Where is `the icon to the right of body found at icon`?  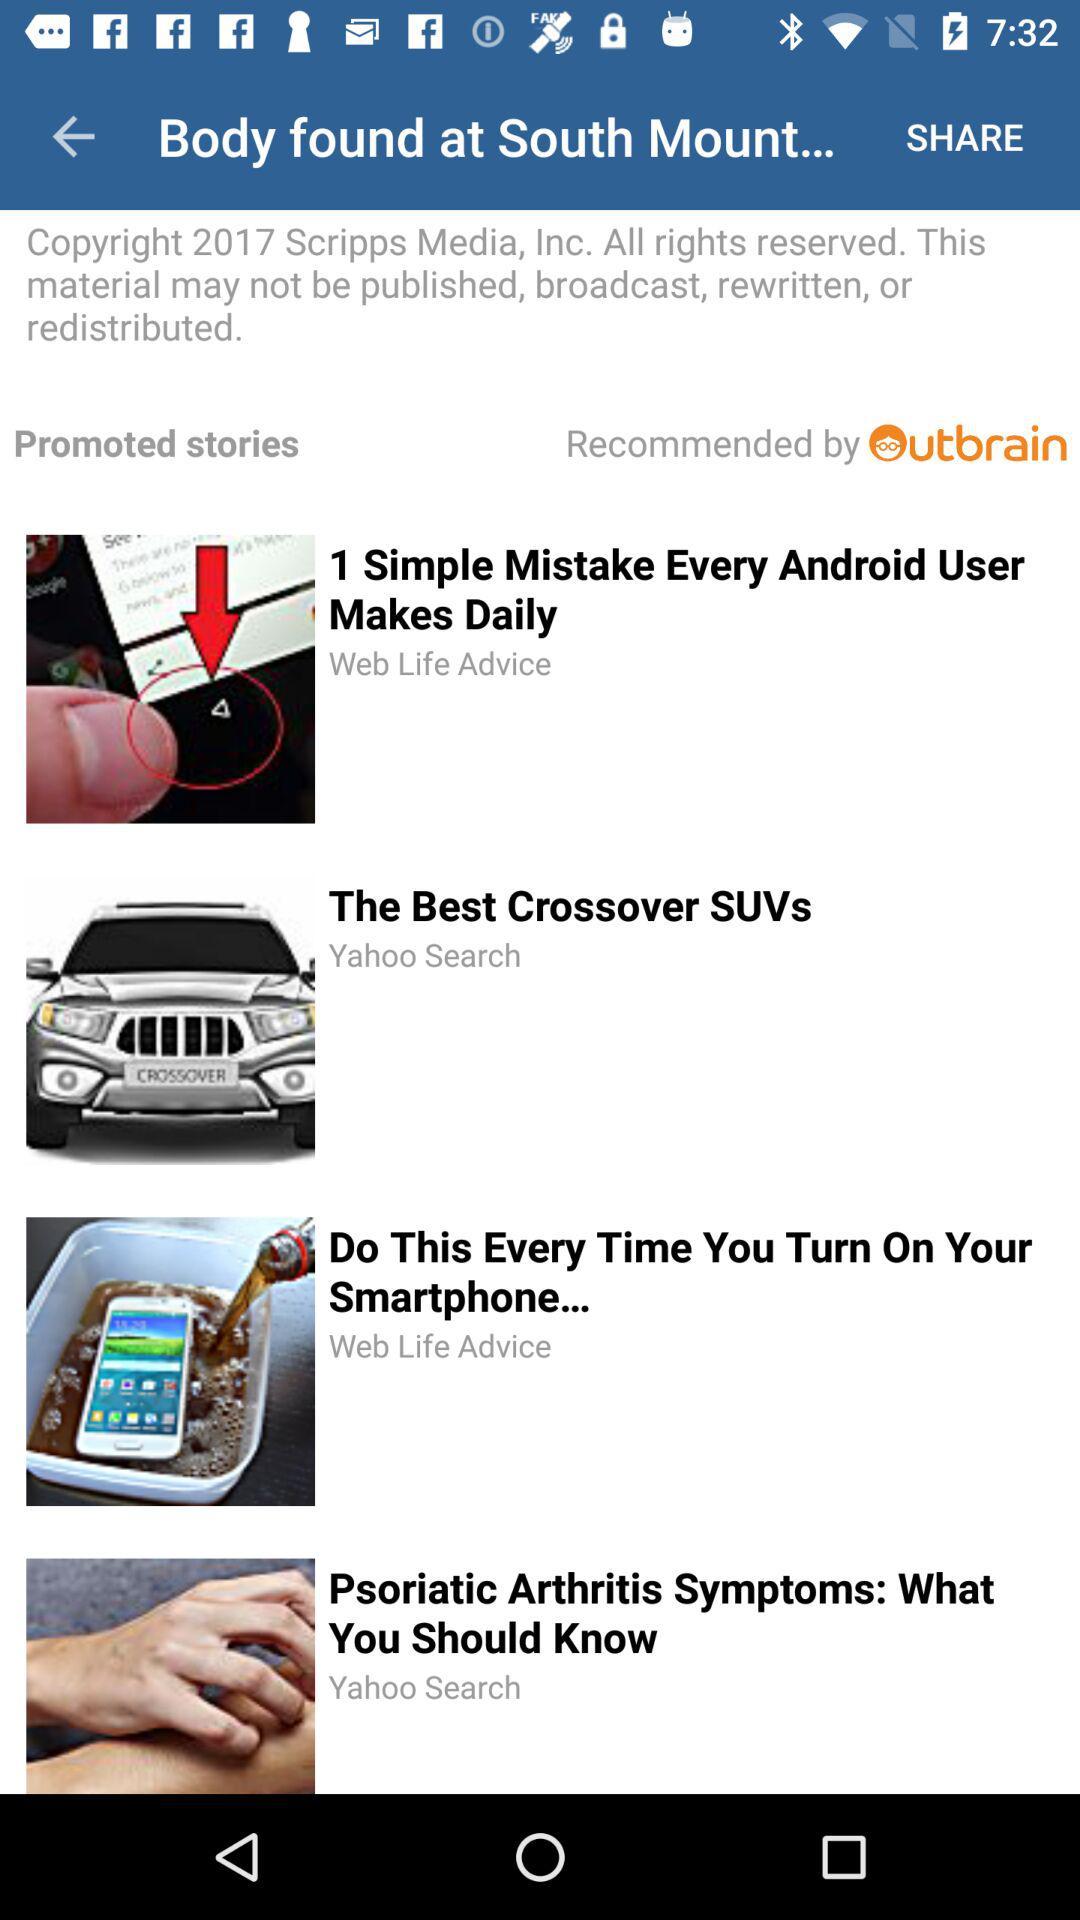 the icon to the right of body found at icon is located at coordinates (963, 135).